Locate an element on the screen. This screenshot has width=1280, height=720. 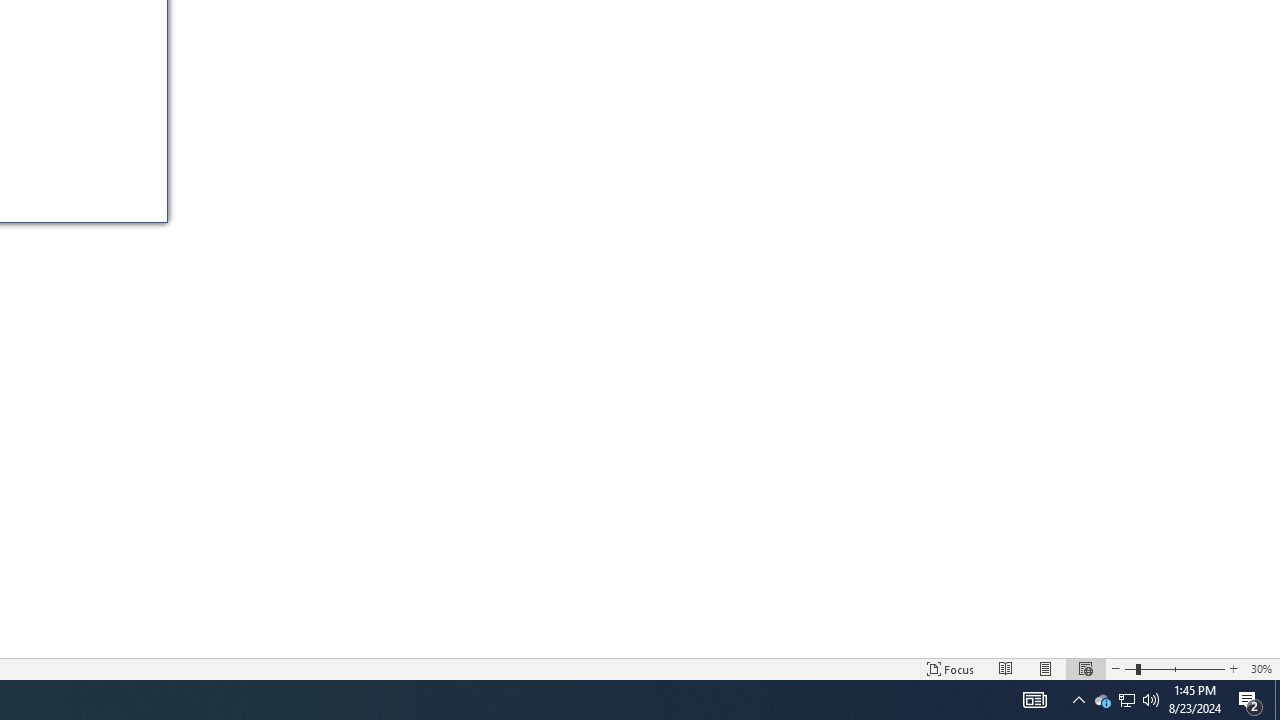
'Web Layout' is located at coordinates (1085, 669).